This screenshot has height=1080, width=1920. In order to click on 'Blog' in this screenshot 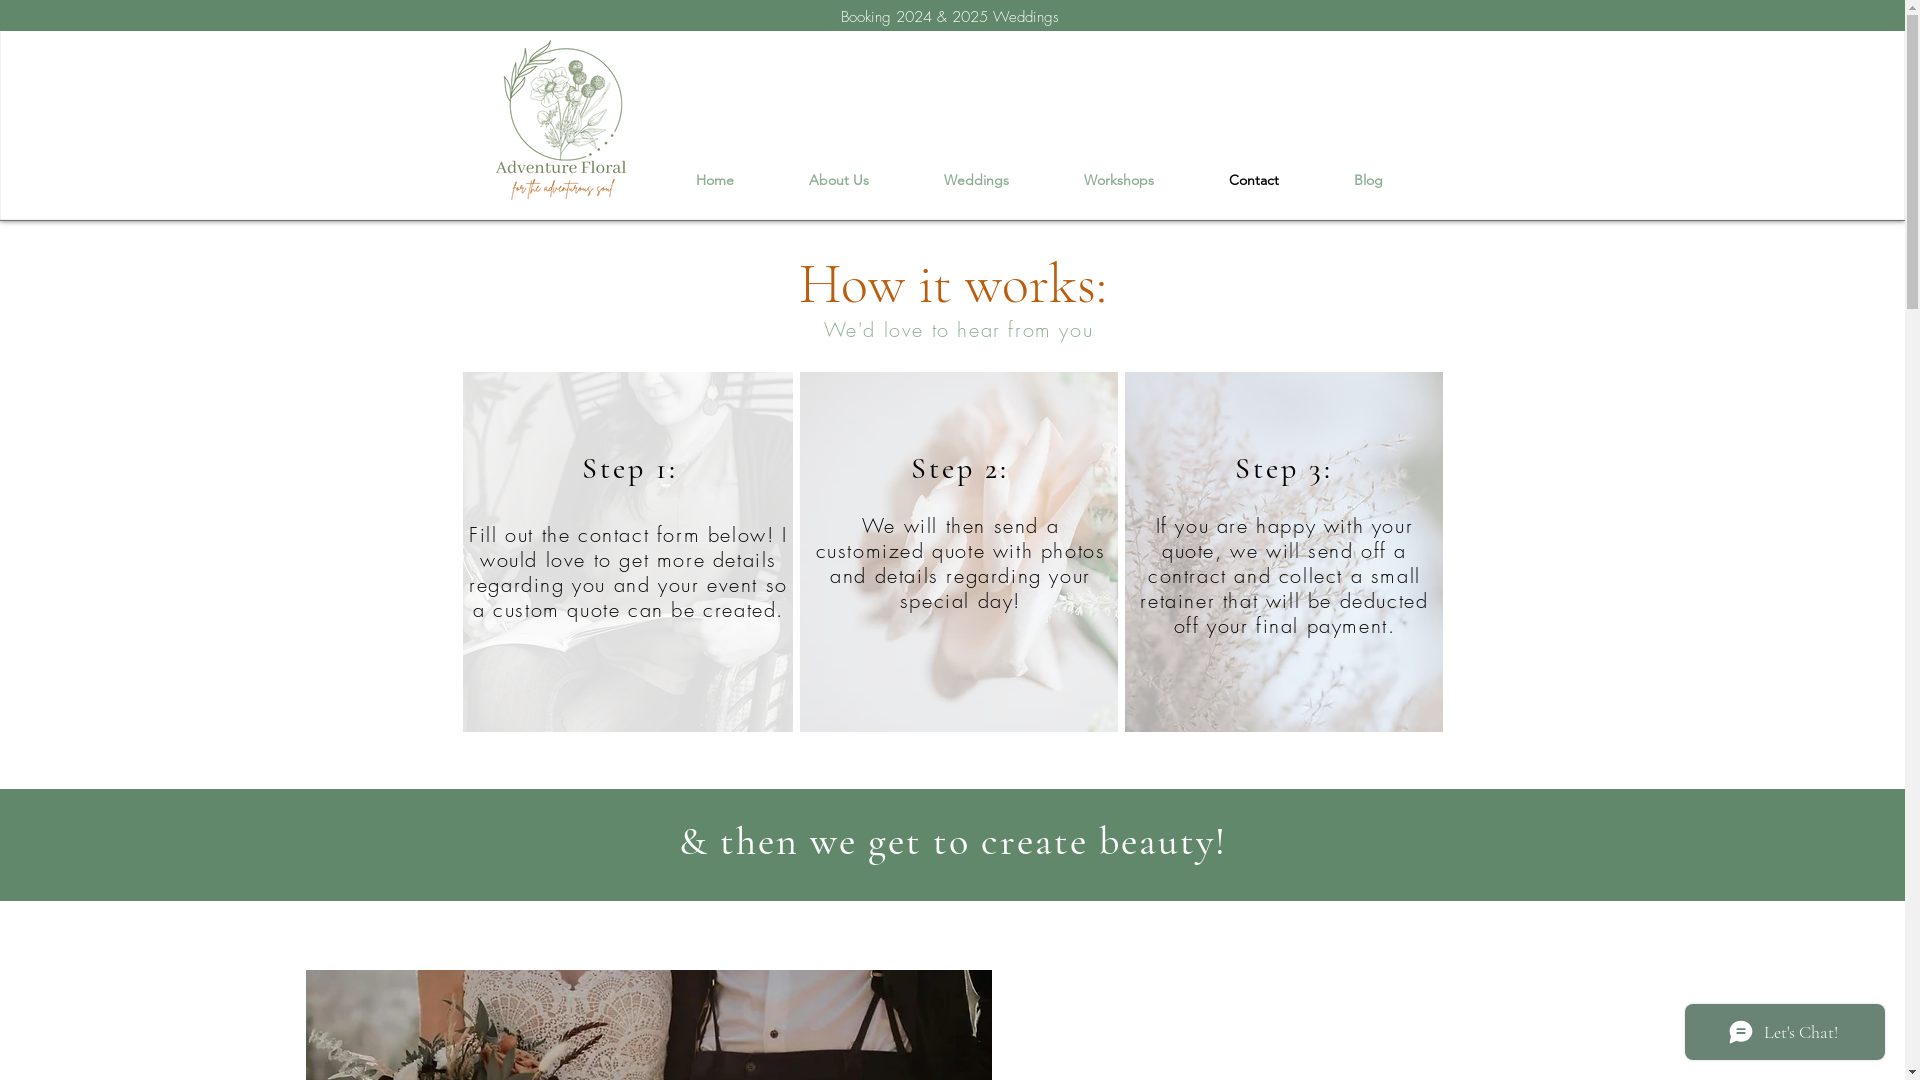, I will do `click(1367, 180)`.